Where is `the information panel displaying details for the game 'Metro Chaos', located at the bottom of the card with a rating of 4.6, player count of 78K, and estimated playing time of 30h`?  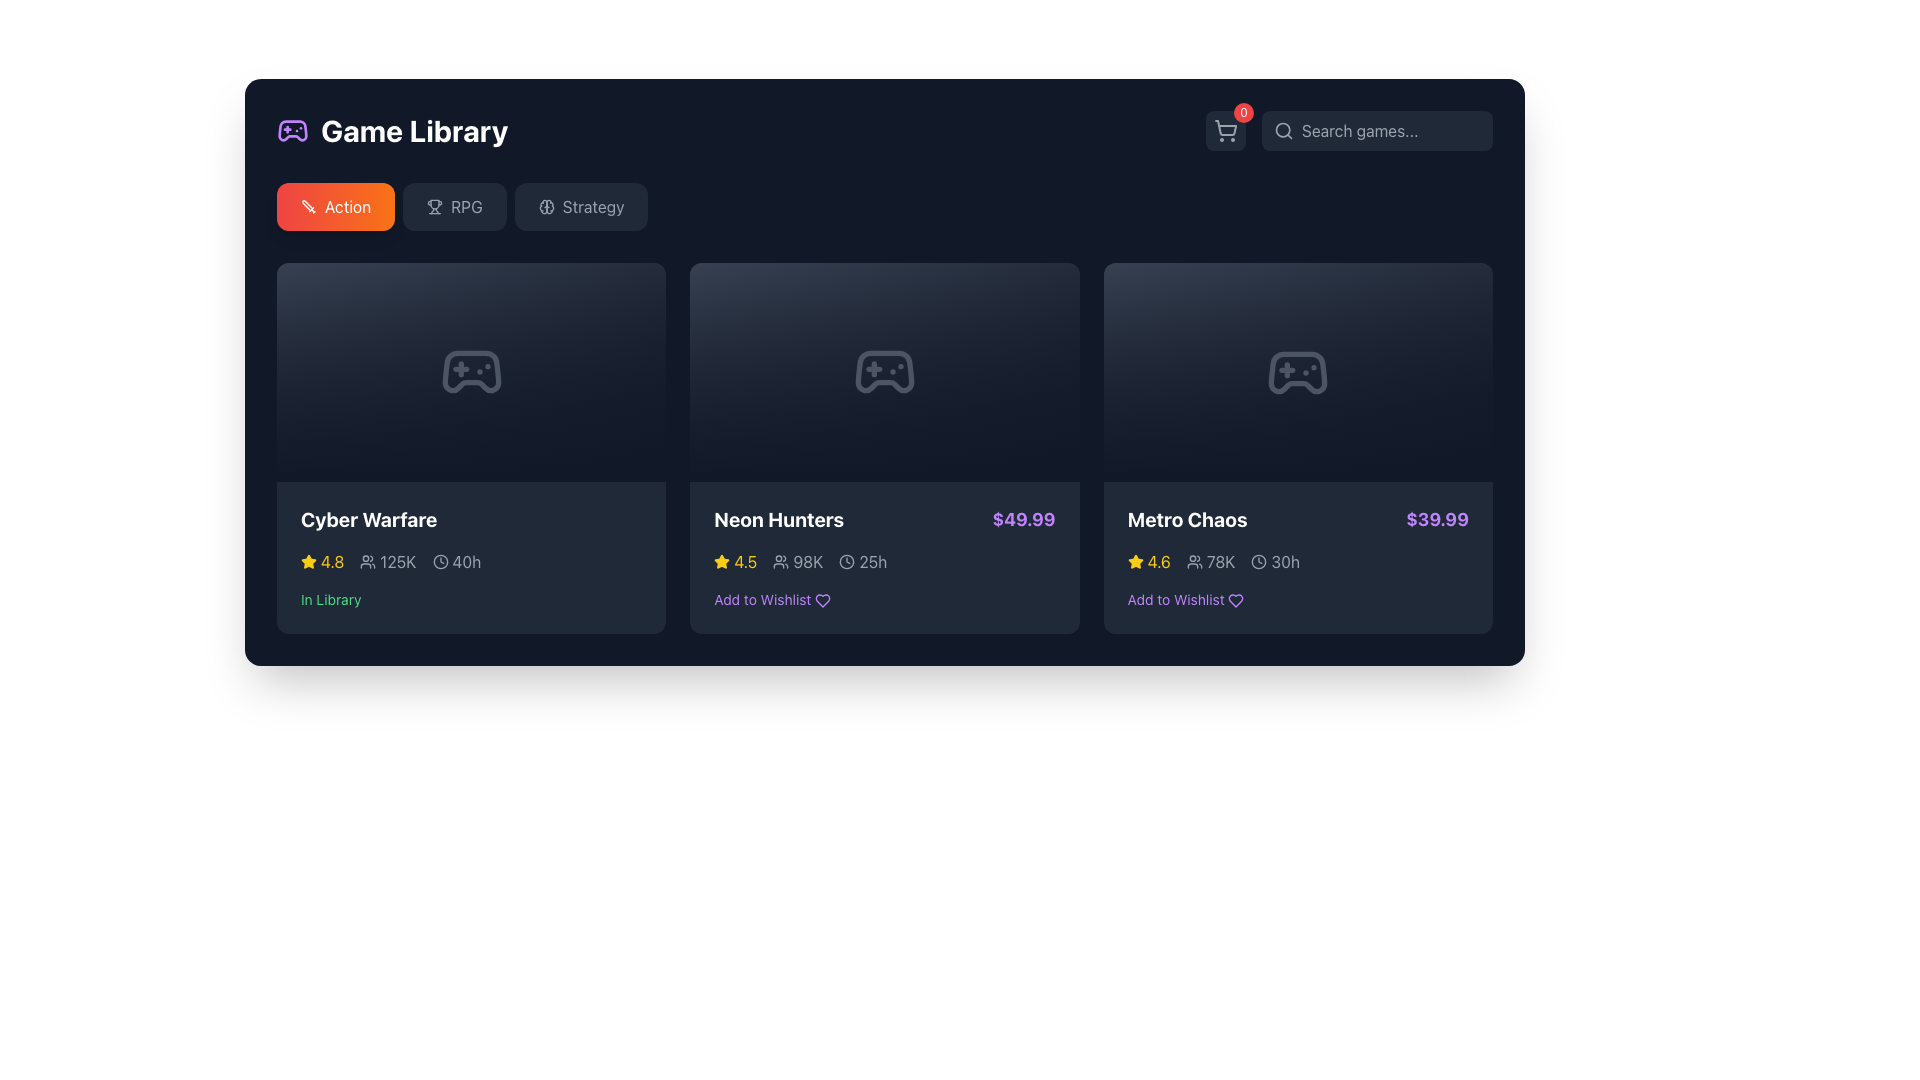
the information panel displaying details for the game 'Metro Chaos', located at the bottom of the card with a rating of 4.6, player count of 78K, and estimated playing time of 30h is located at coordinates (1298, 558).